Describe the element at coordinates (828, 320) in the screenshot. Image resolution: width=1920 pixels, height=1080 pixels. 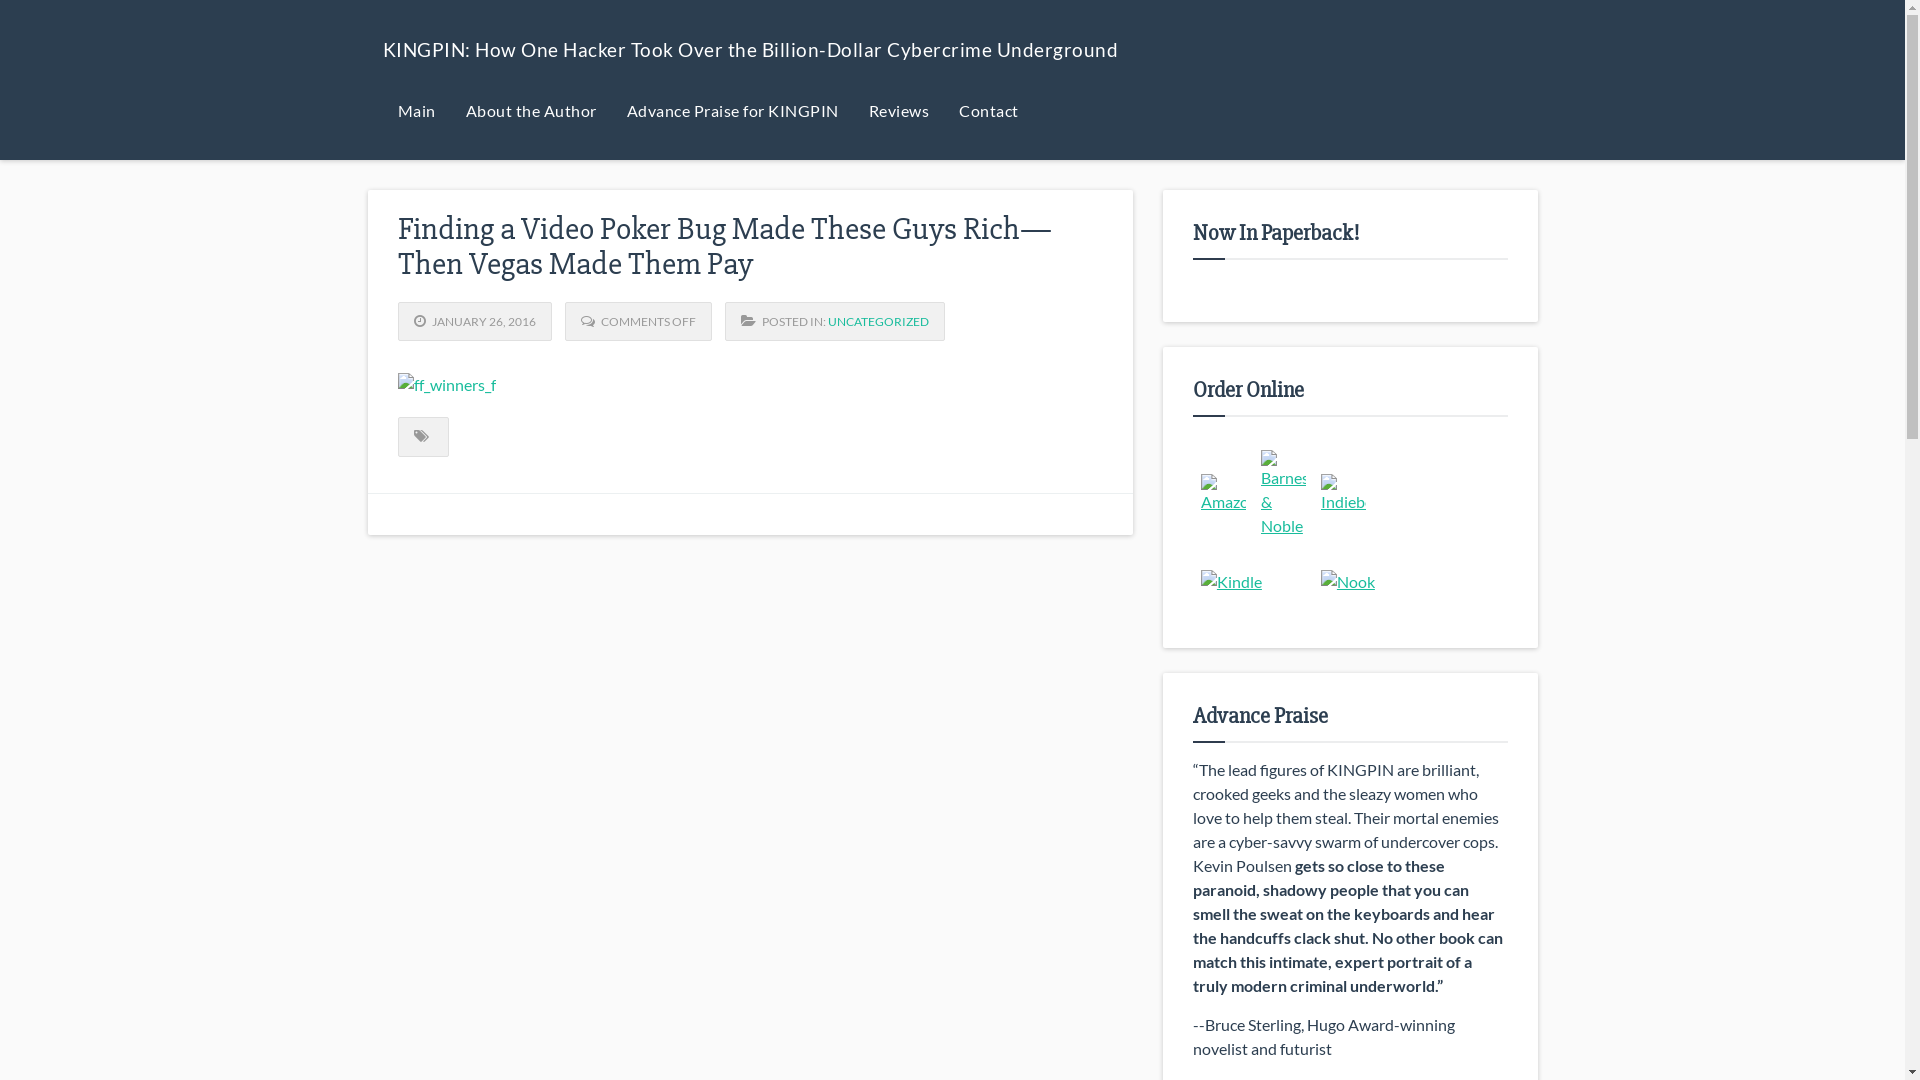
I see `'UNCATEGORIZED'` at that location.